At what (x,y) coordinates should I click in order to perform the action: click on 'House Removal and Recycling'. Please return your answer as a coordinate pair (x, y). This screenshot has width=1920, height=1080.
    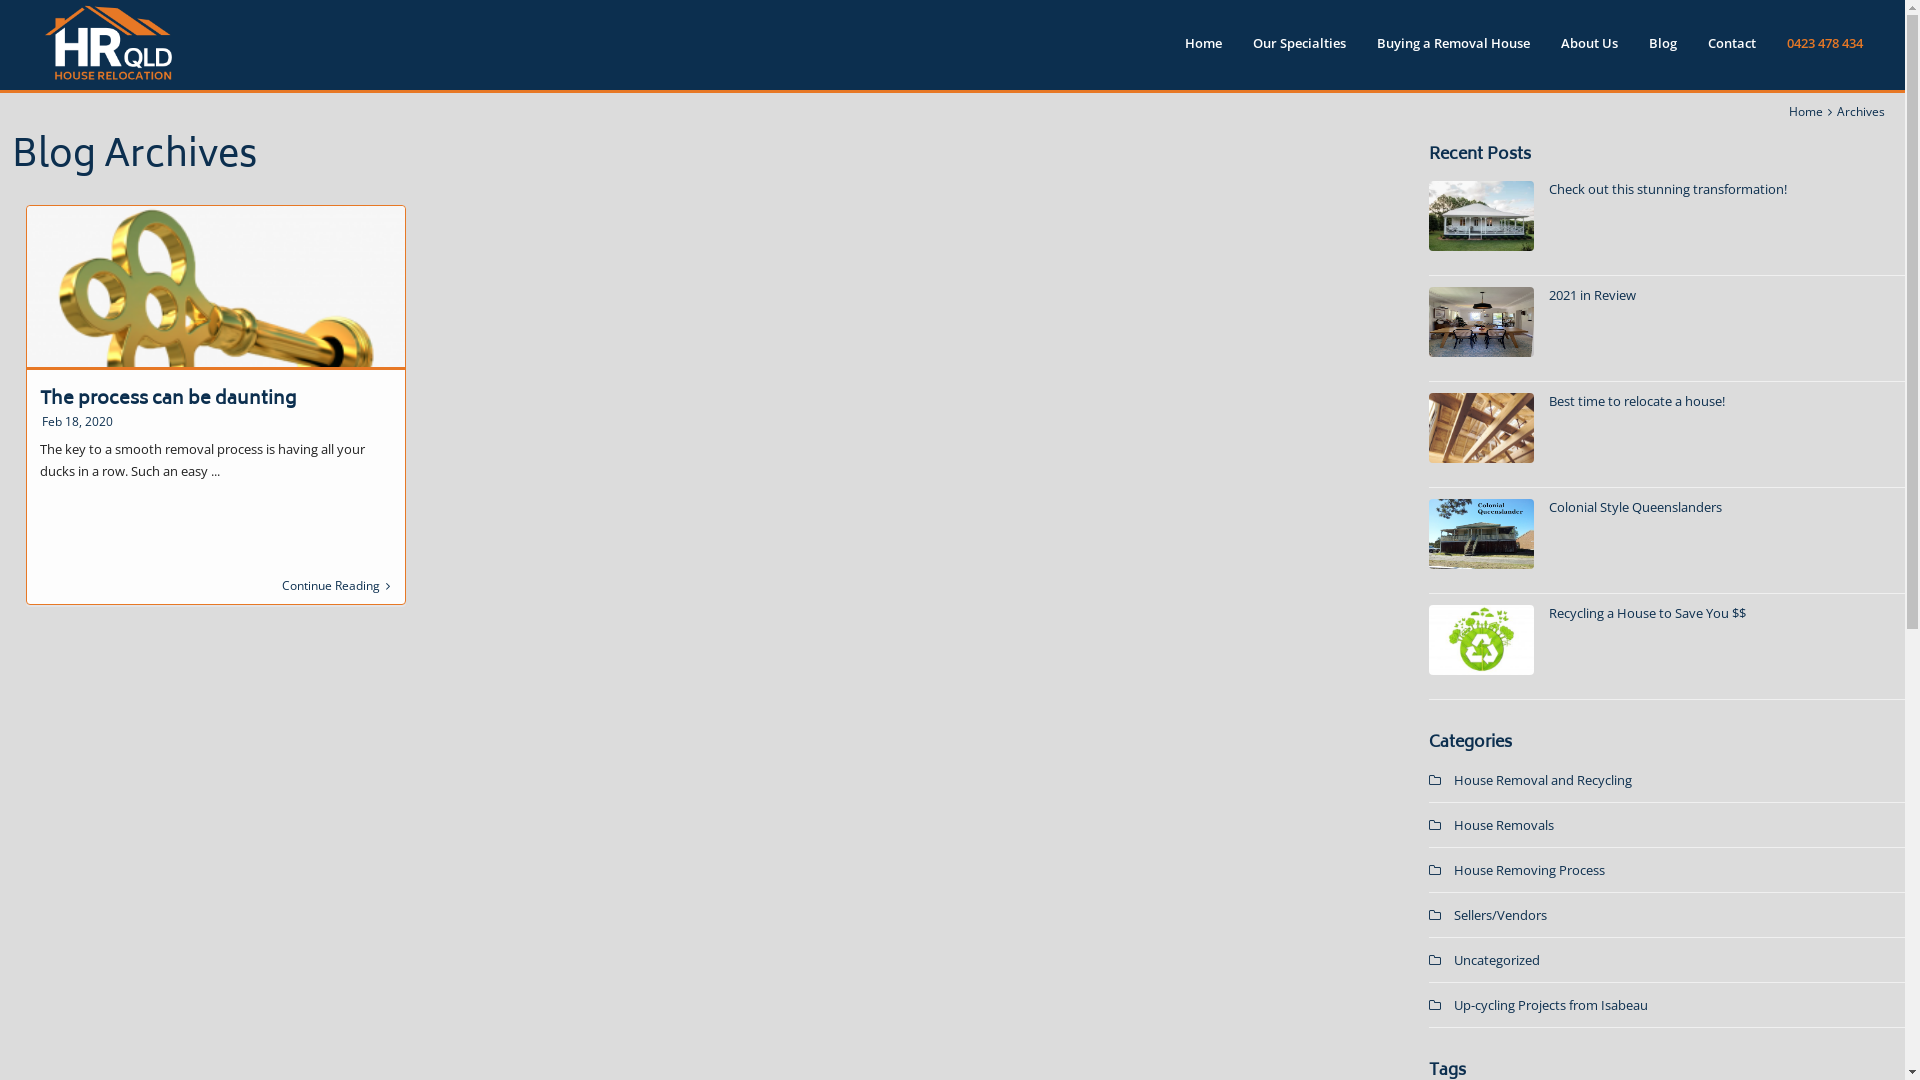
    Looking at the image, I should click on (1541, 778).